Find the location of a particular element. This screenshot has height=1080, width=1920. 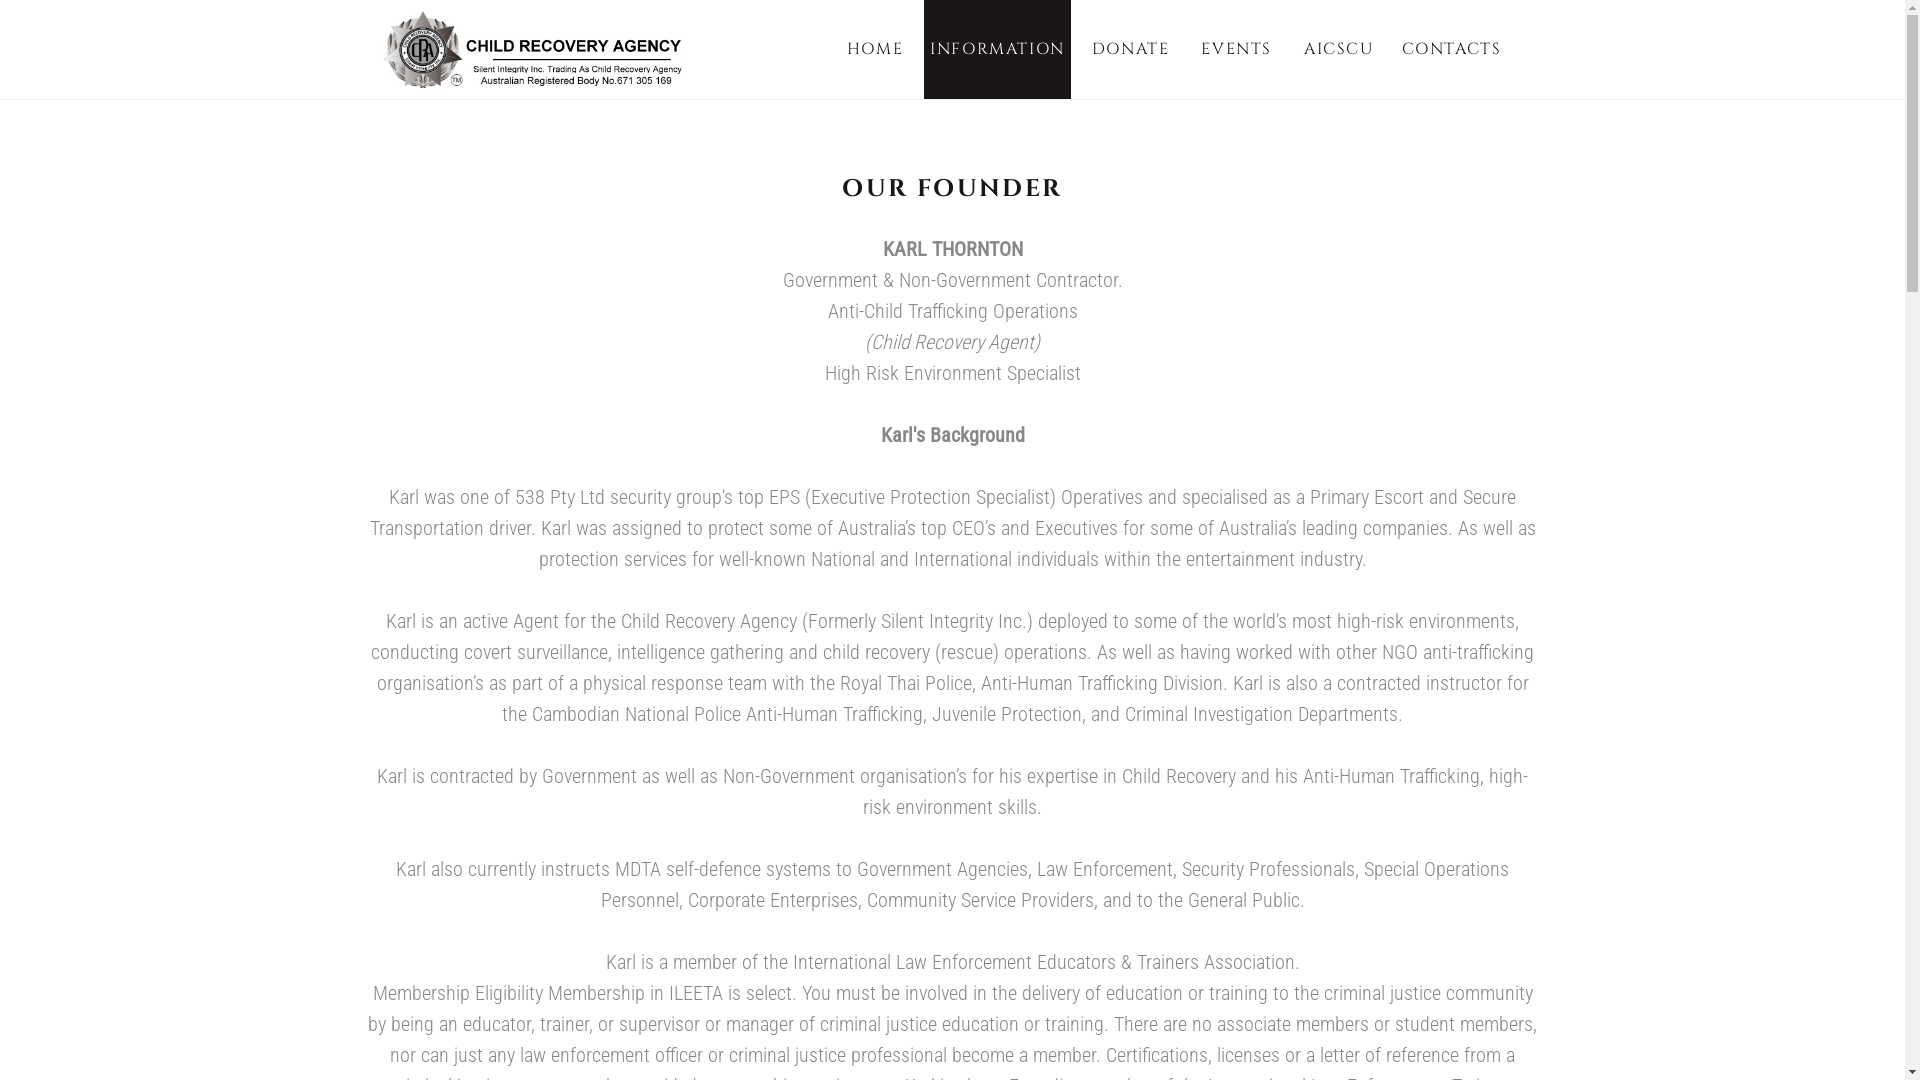

'HOME' is located at coordinates (874, 48).